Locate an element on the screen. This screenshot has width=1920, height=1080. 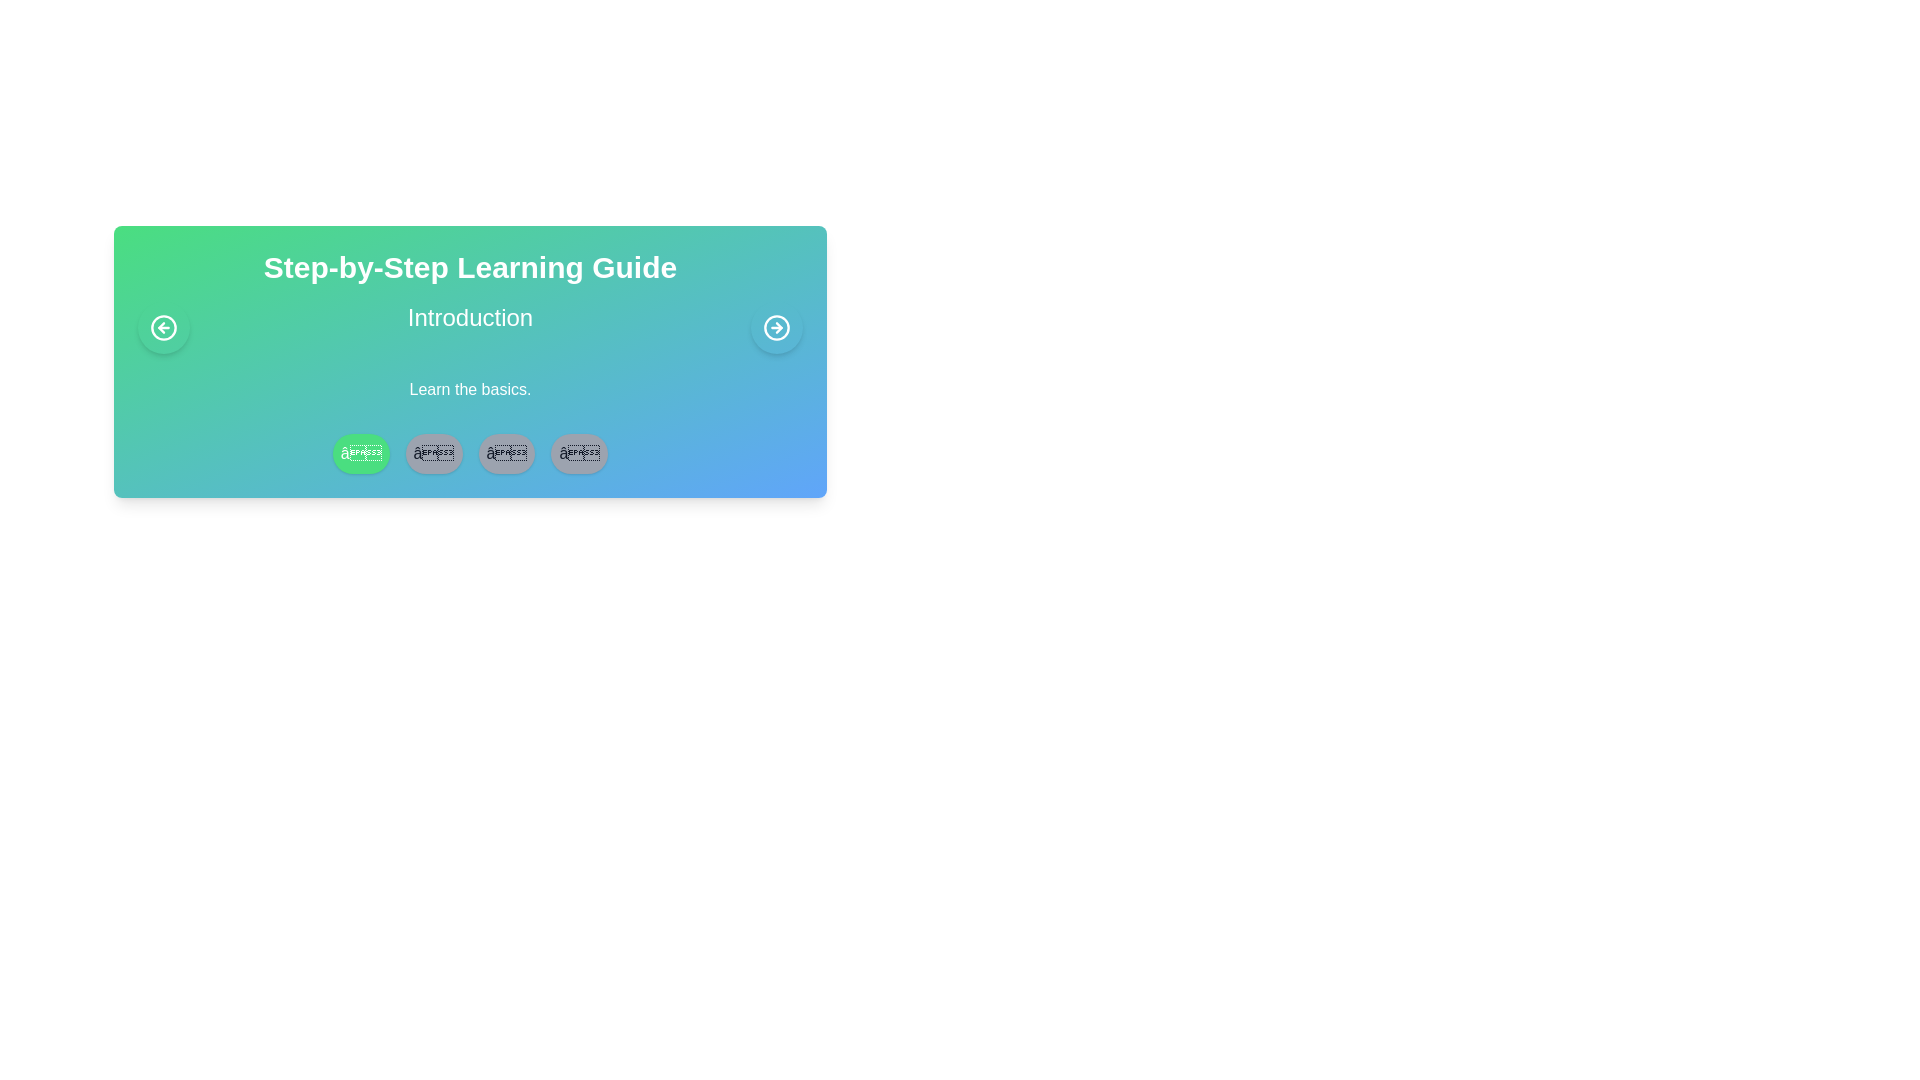
the navigation button located to the right of the text 'Introduction' is located at coordinates (776, 326).